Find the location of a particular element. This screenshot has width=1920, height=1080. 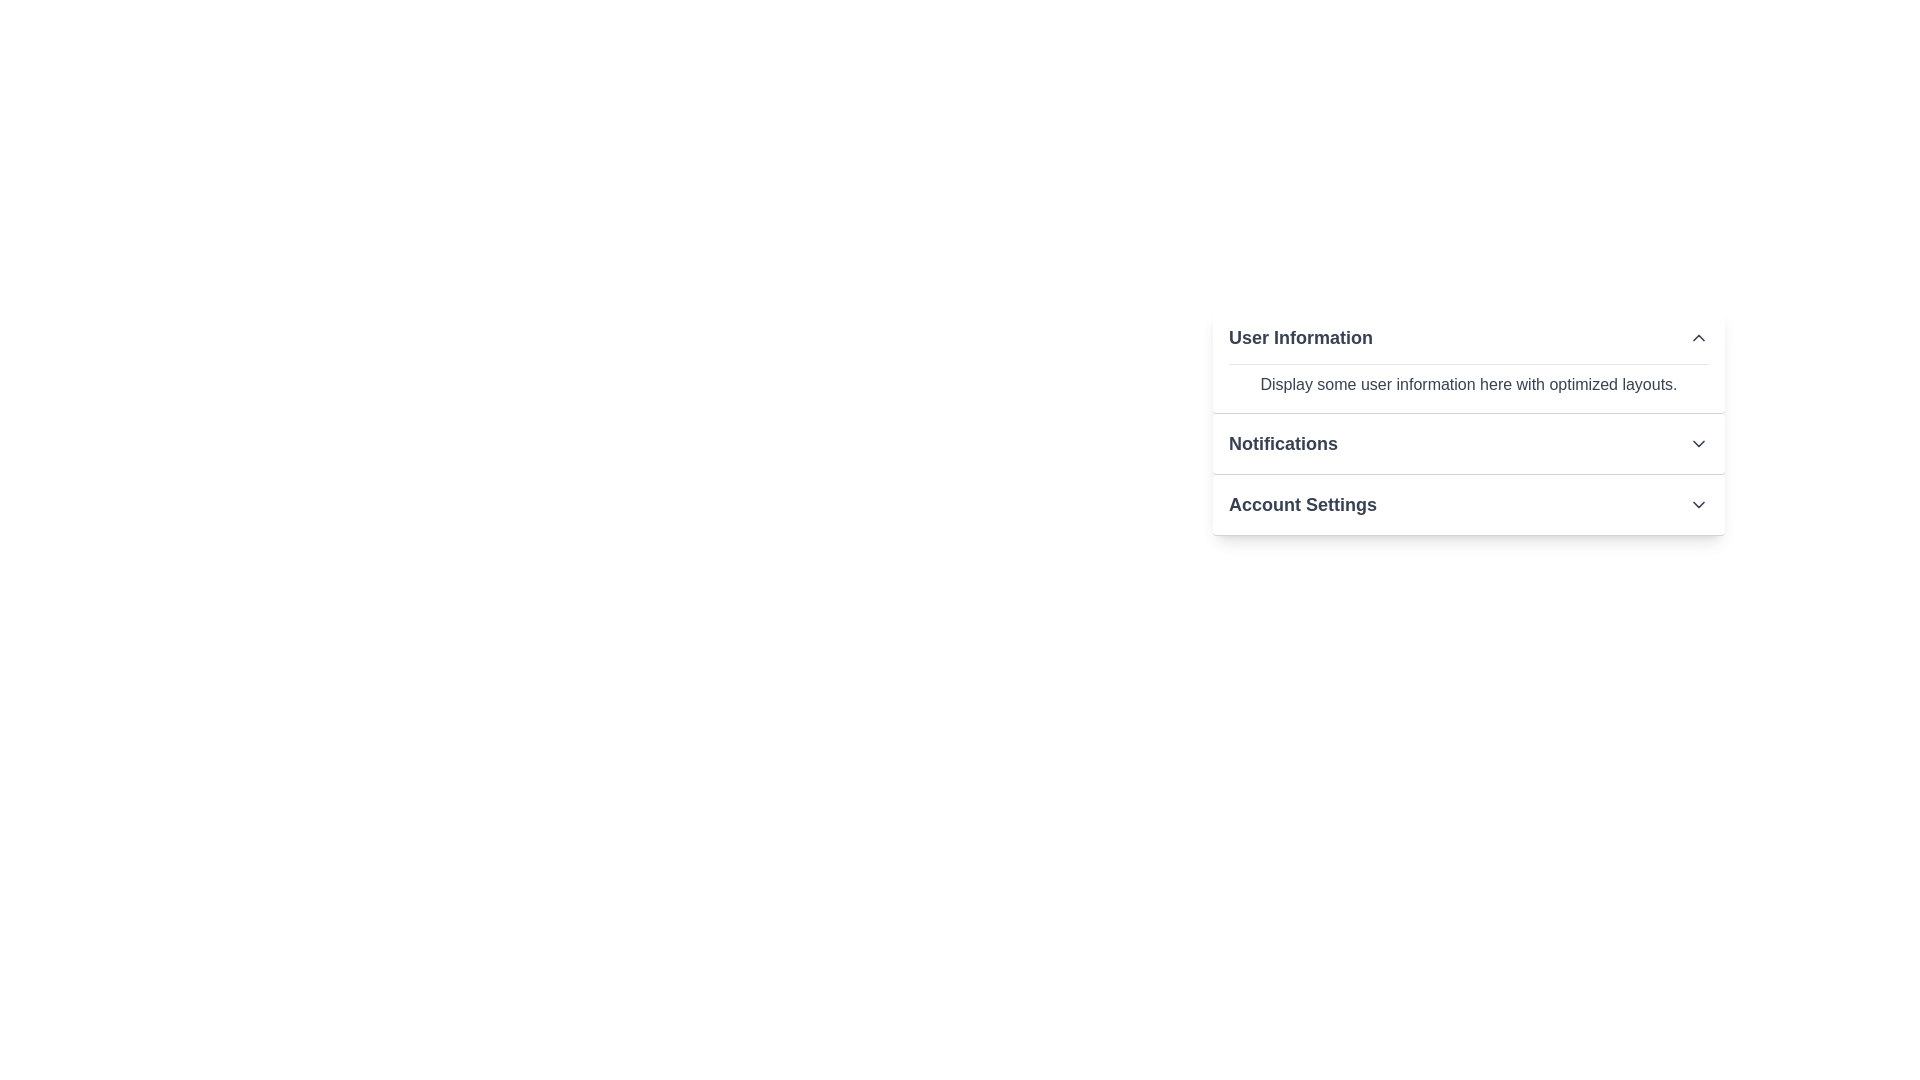

the static text that states 'Display some user information here with optimized layouts.' located under the 'User Information' header is located at coordinates (1468, 385).